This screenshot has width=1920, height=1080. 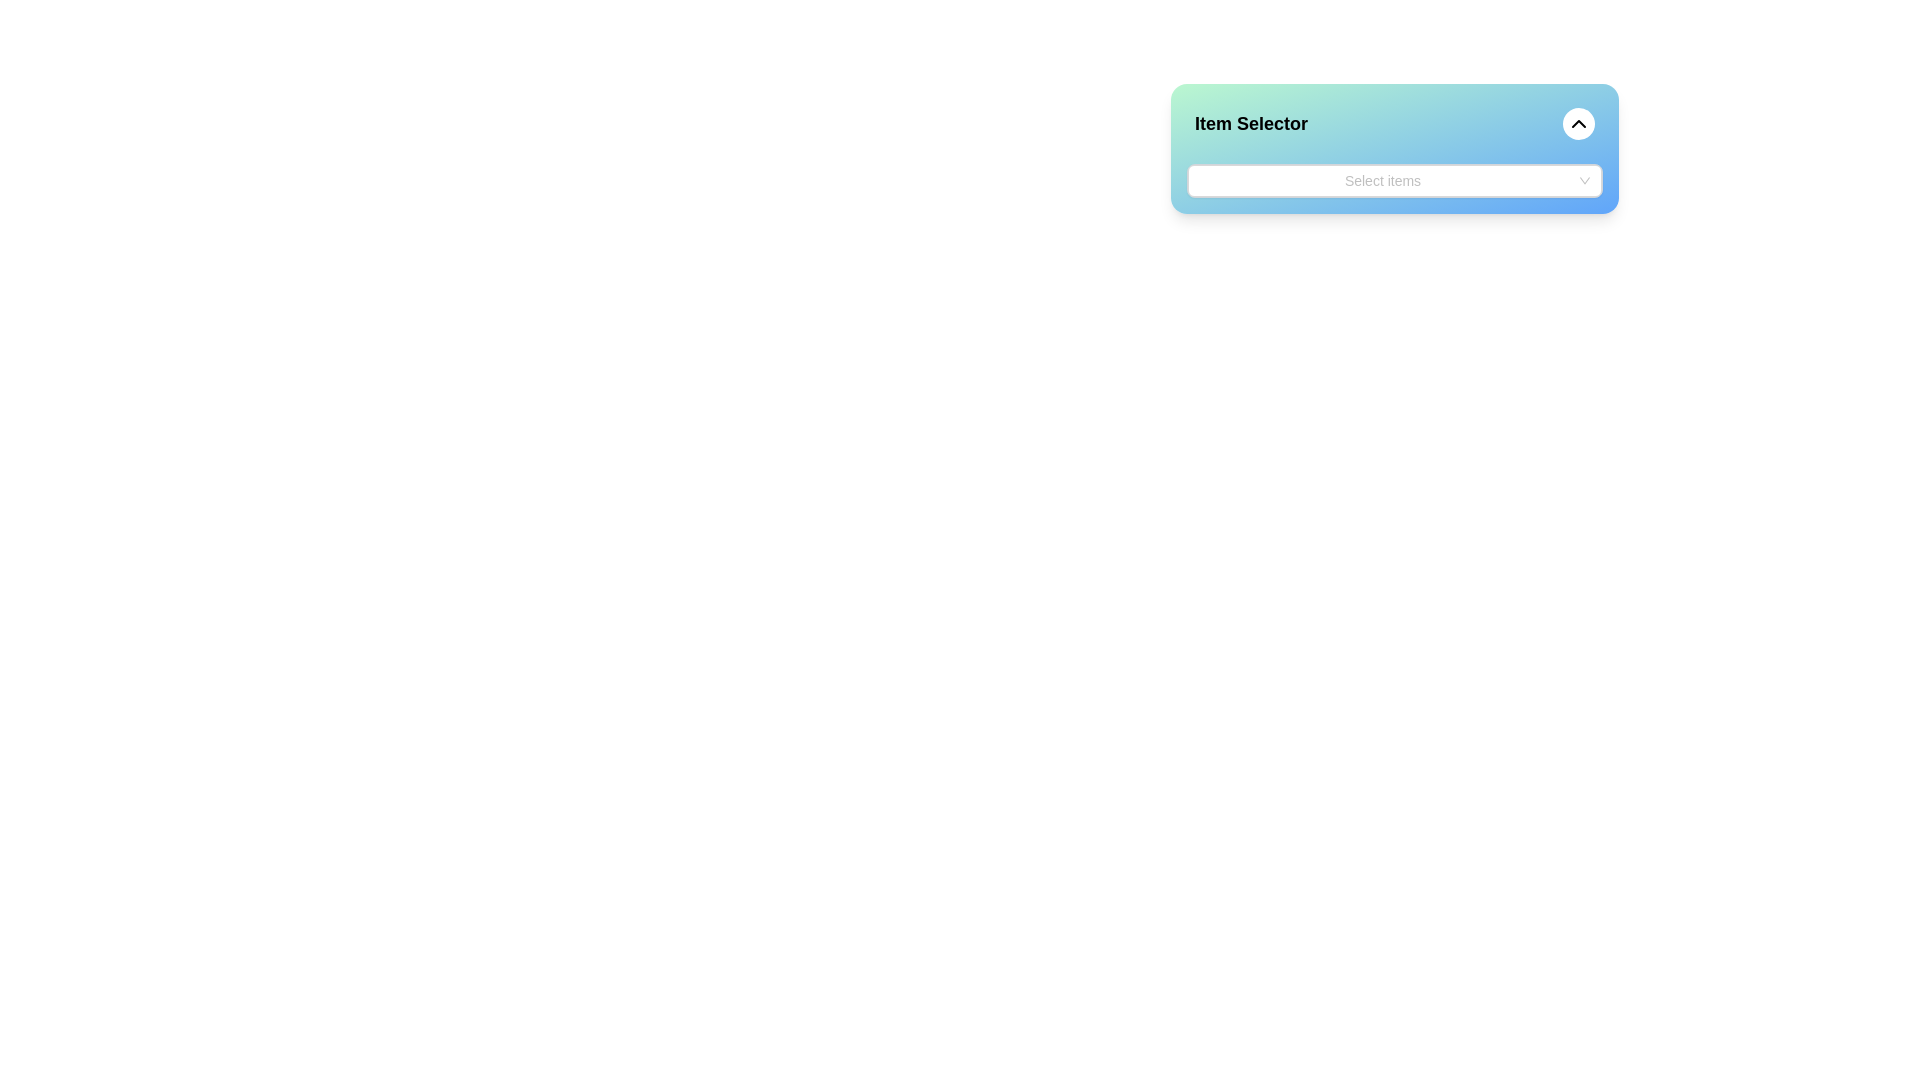 What do you see at coordinates (1578, 123) in the screenshot?
I see `the upward-facing chevron arrow icon, which is styled as an SVG component with a thin black outline, located in the top-right corner of the interface inside a rounded white button` at bounding box center [1578, 123].